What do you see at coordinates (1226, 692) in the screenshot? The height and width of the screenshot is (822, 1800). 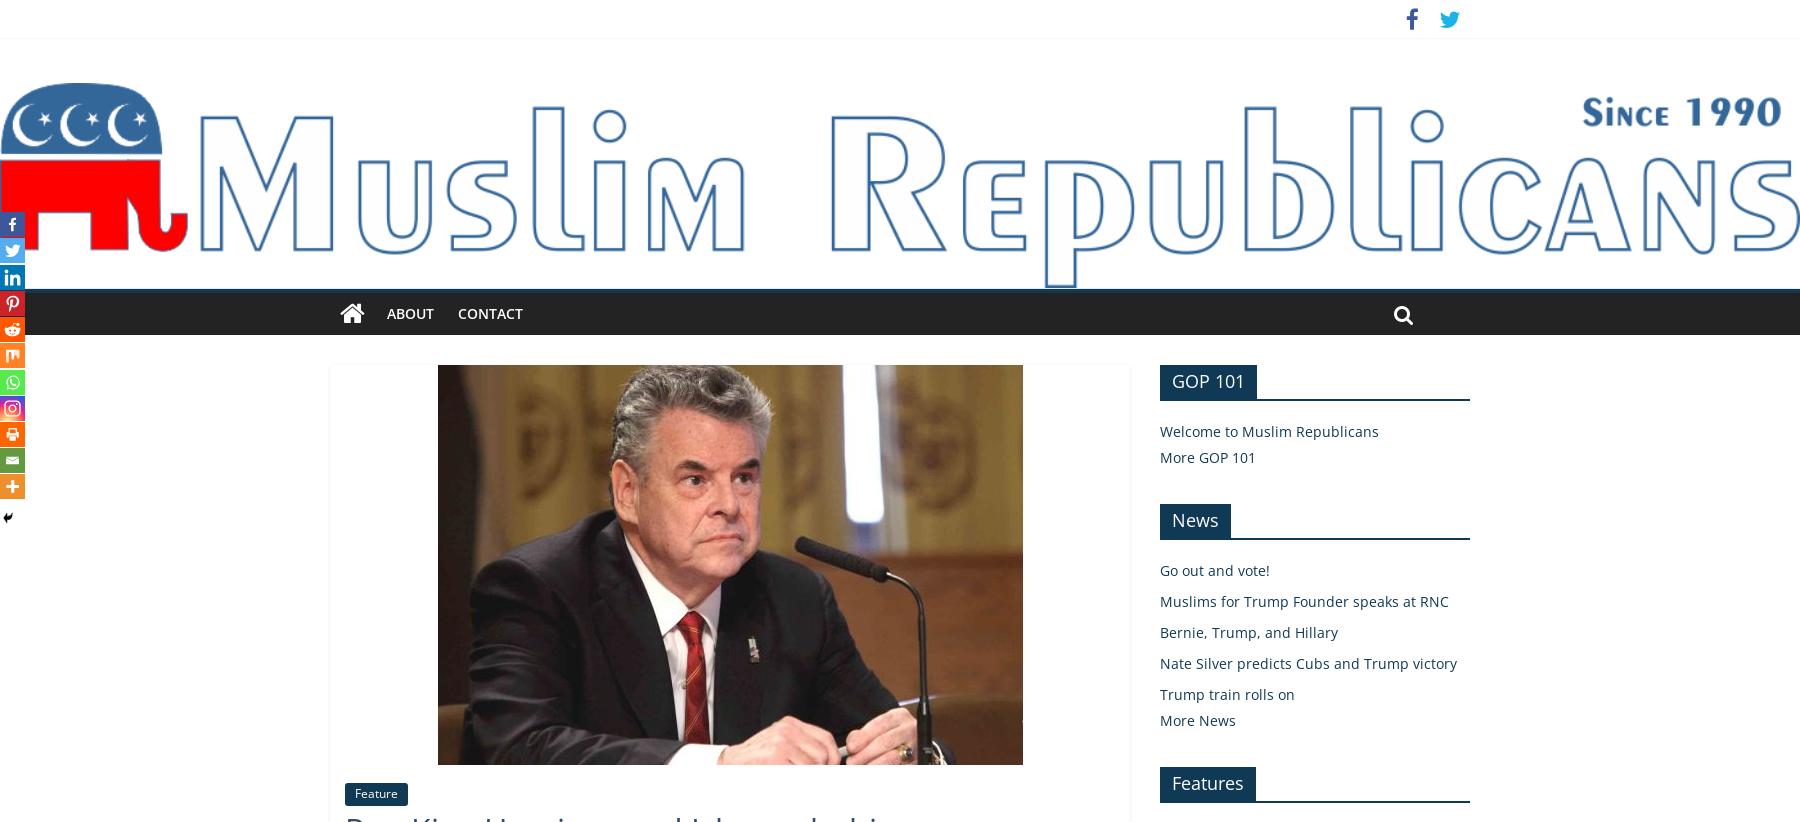 I see `'Trump train rolls on'` at bounding box center [1226, 692].